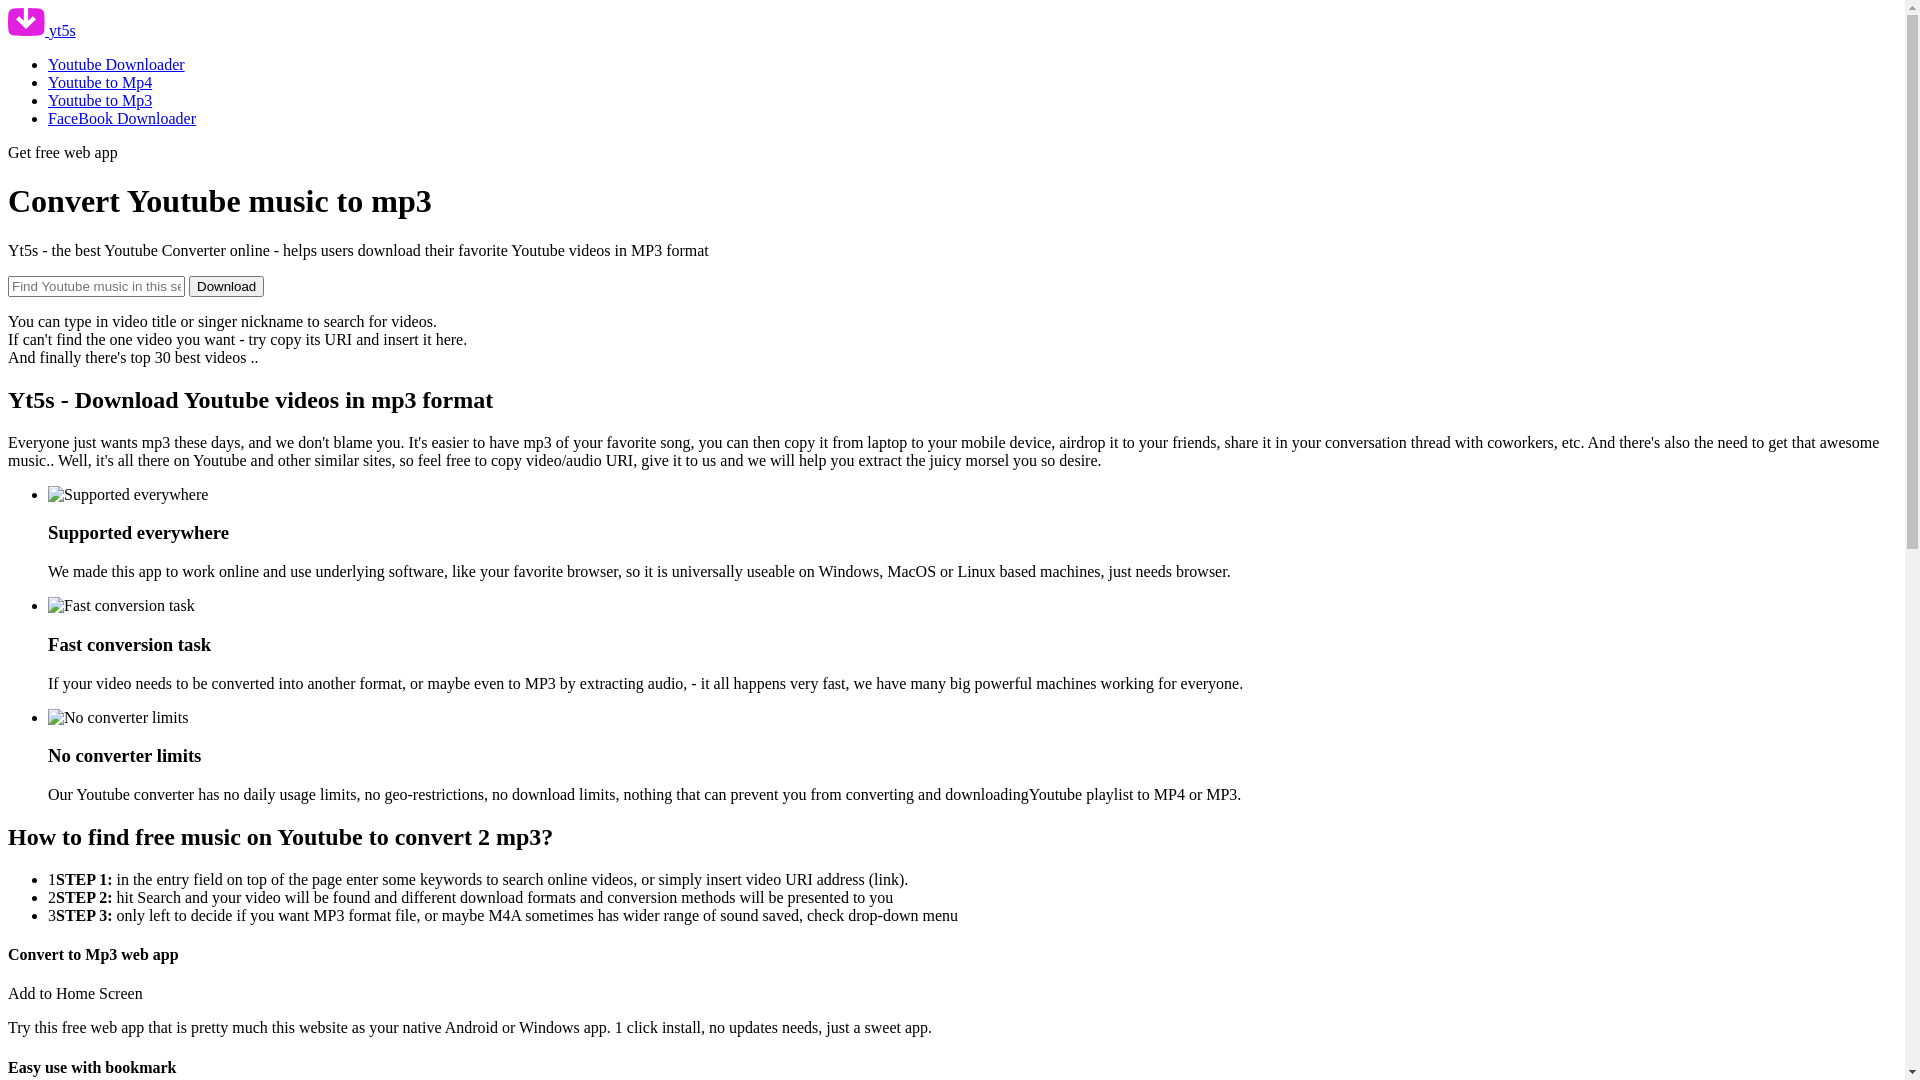 This screenshot has width=1920, height=1080. What do you see at coordinates (99, 100) in the screenshot?
I see `'Youtube to Mp3'` at bounding box center [99, 100].